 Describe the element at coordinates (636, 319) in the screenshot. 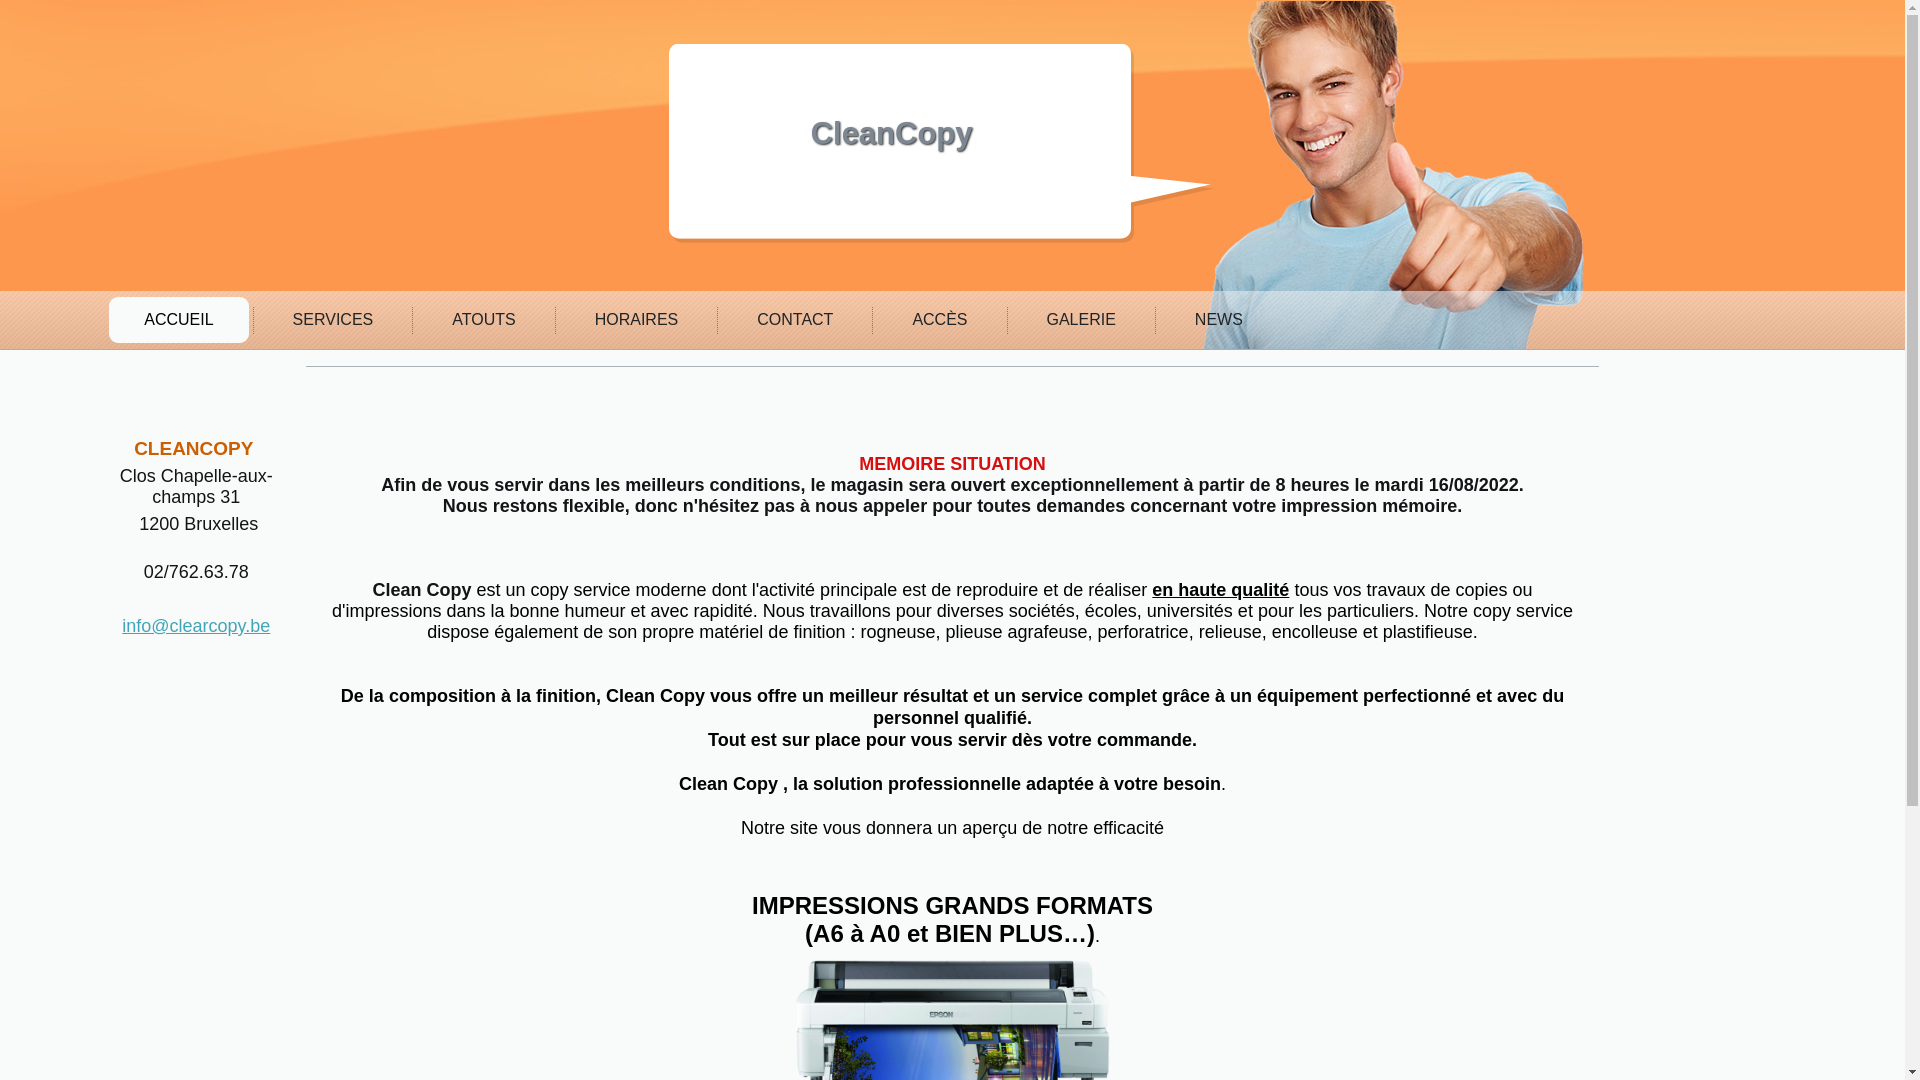

I see `'HORAIRES'` at that location.